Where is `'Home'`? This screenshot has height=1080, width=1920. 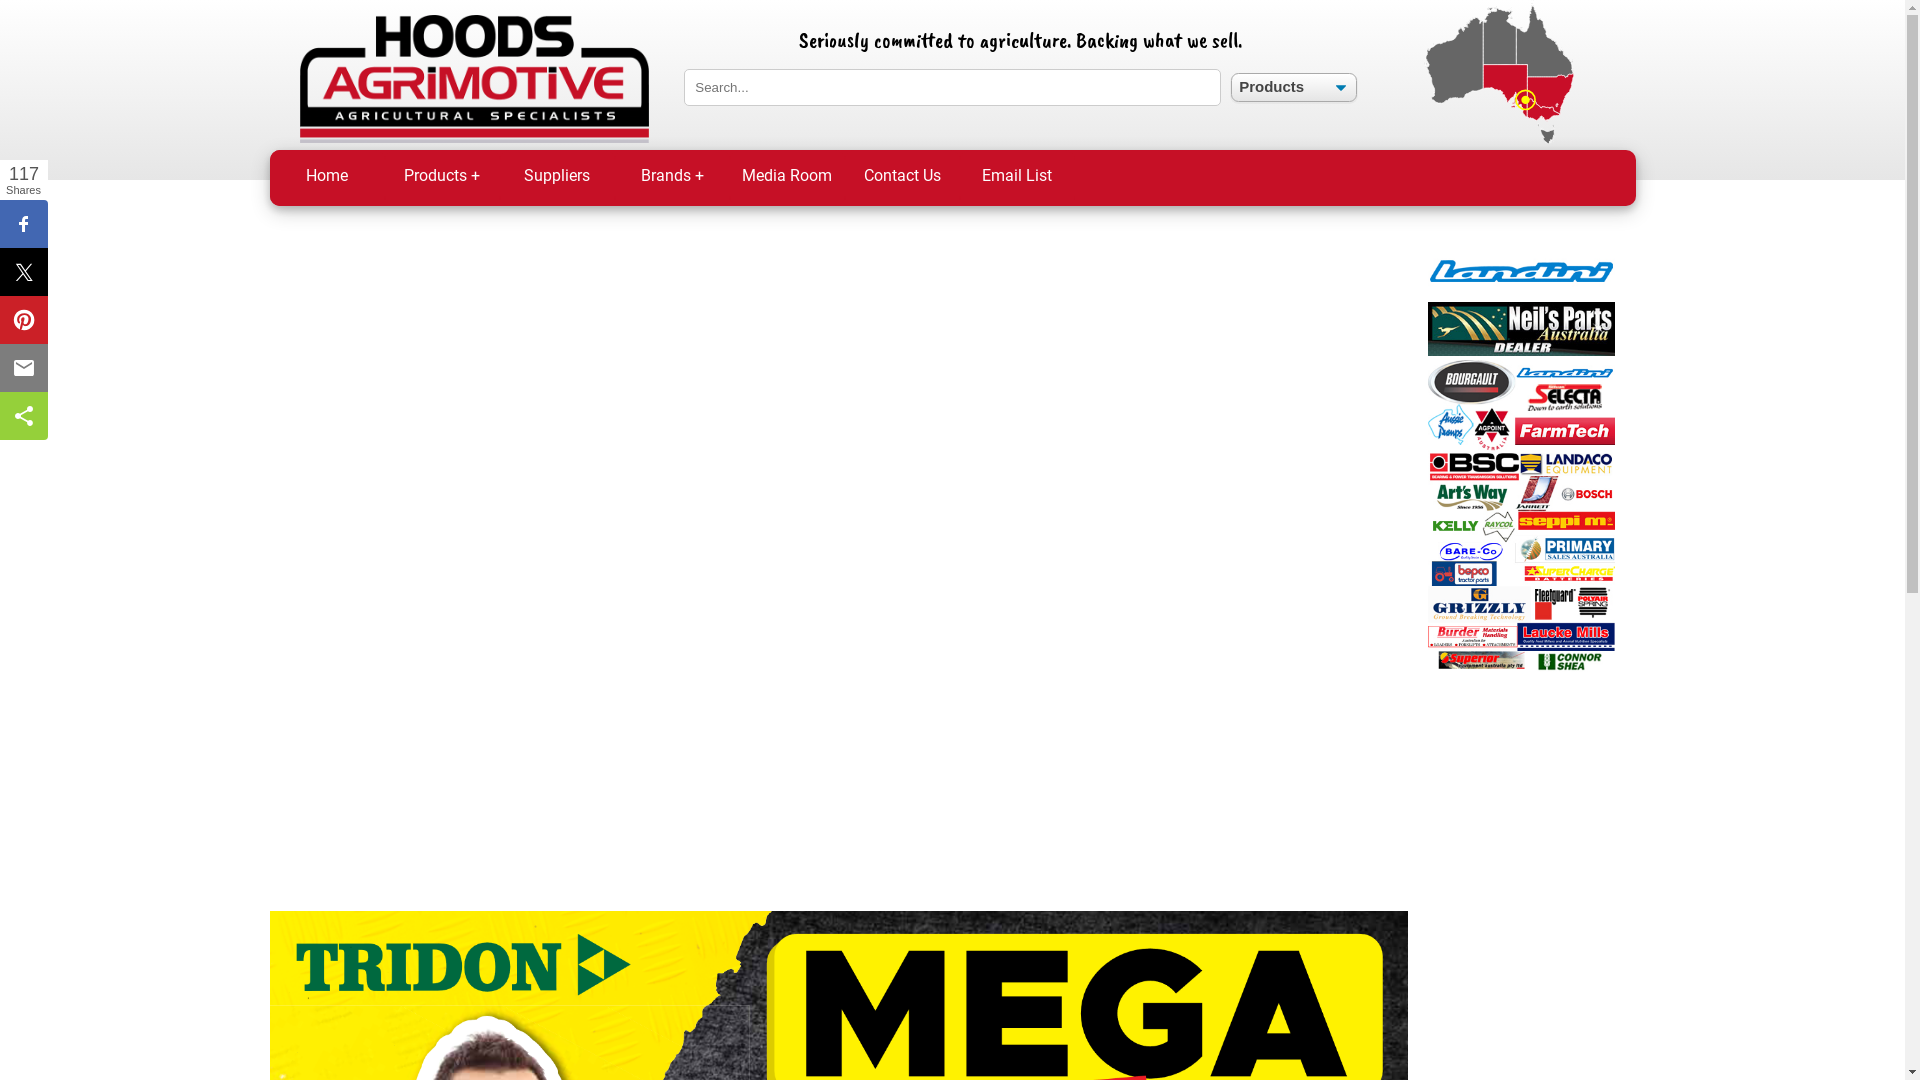
'Home' is located at coordinates (268, 176).